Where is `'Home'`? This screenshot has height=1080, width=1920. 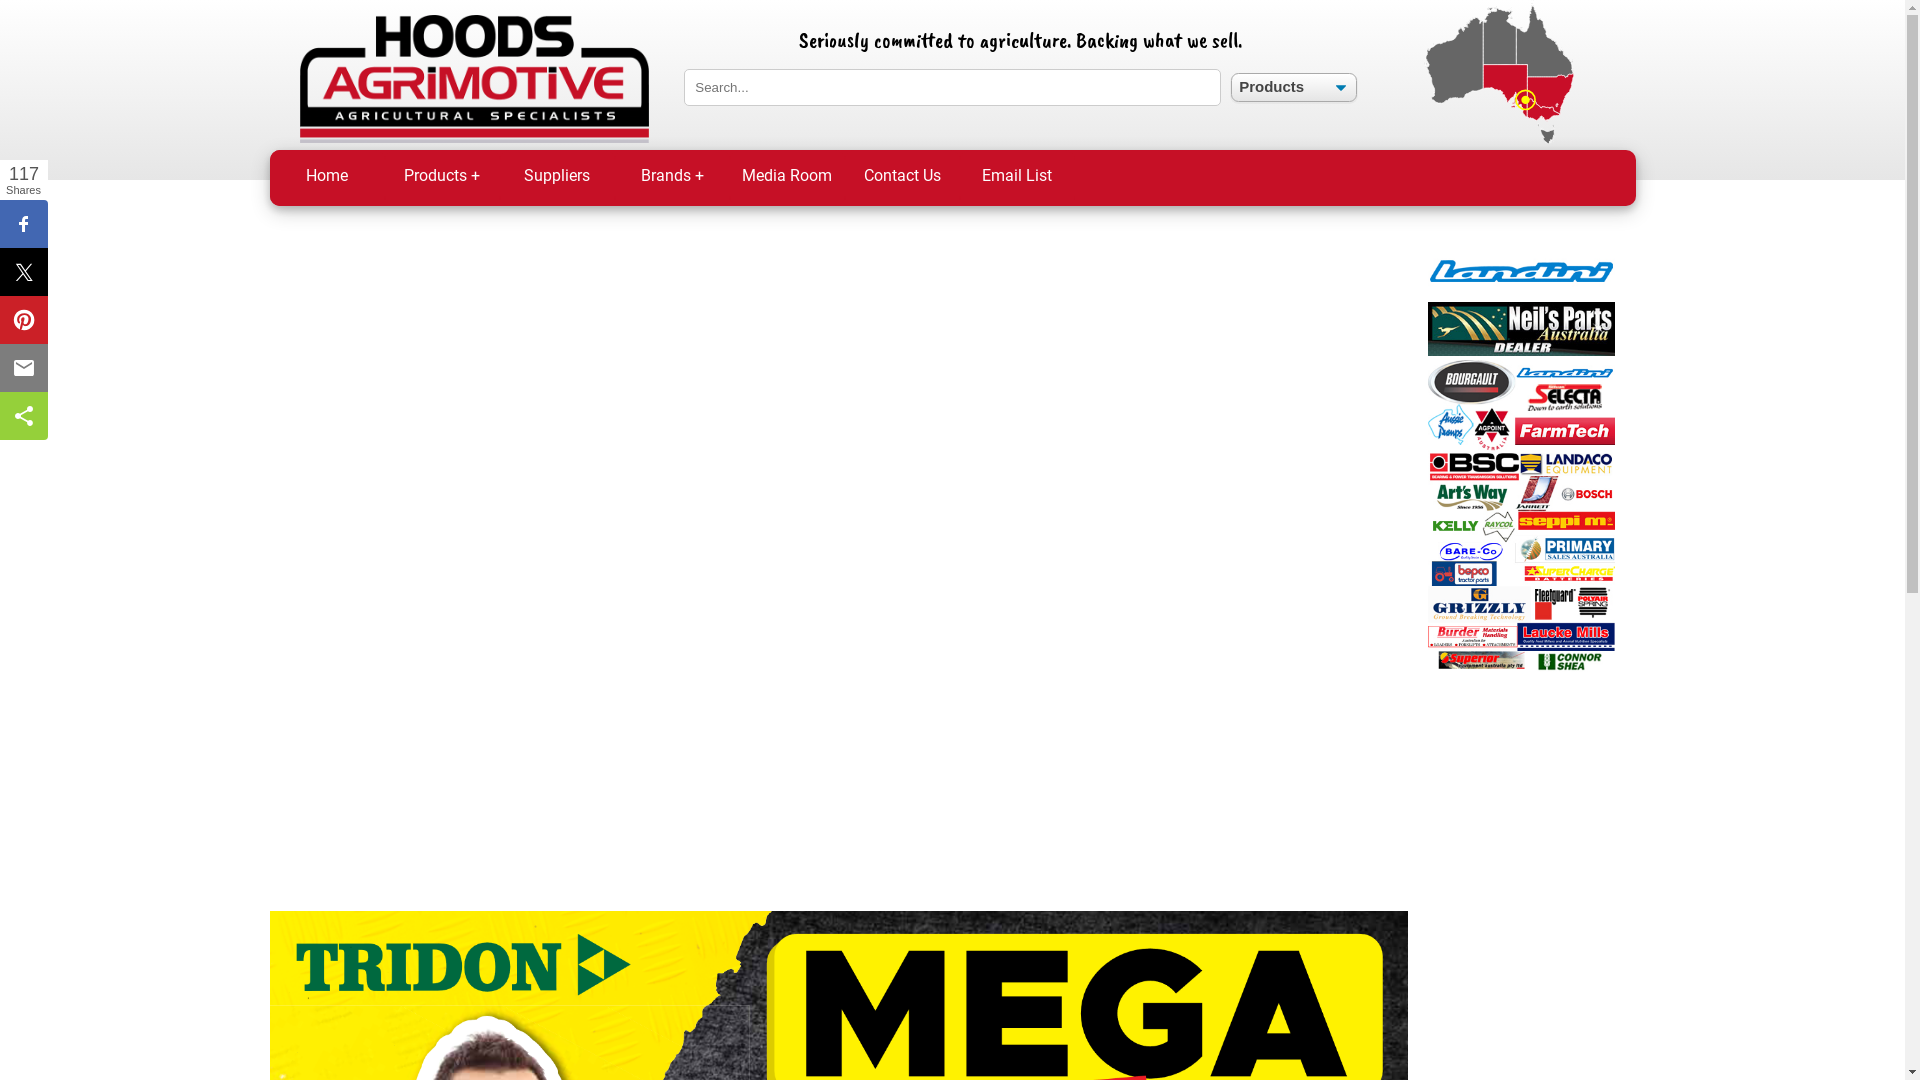
'Home' is located at coordinates (268, 176).